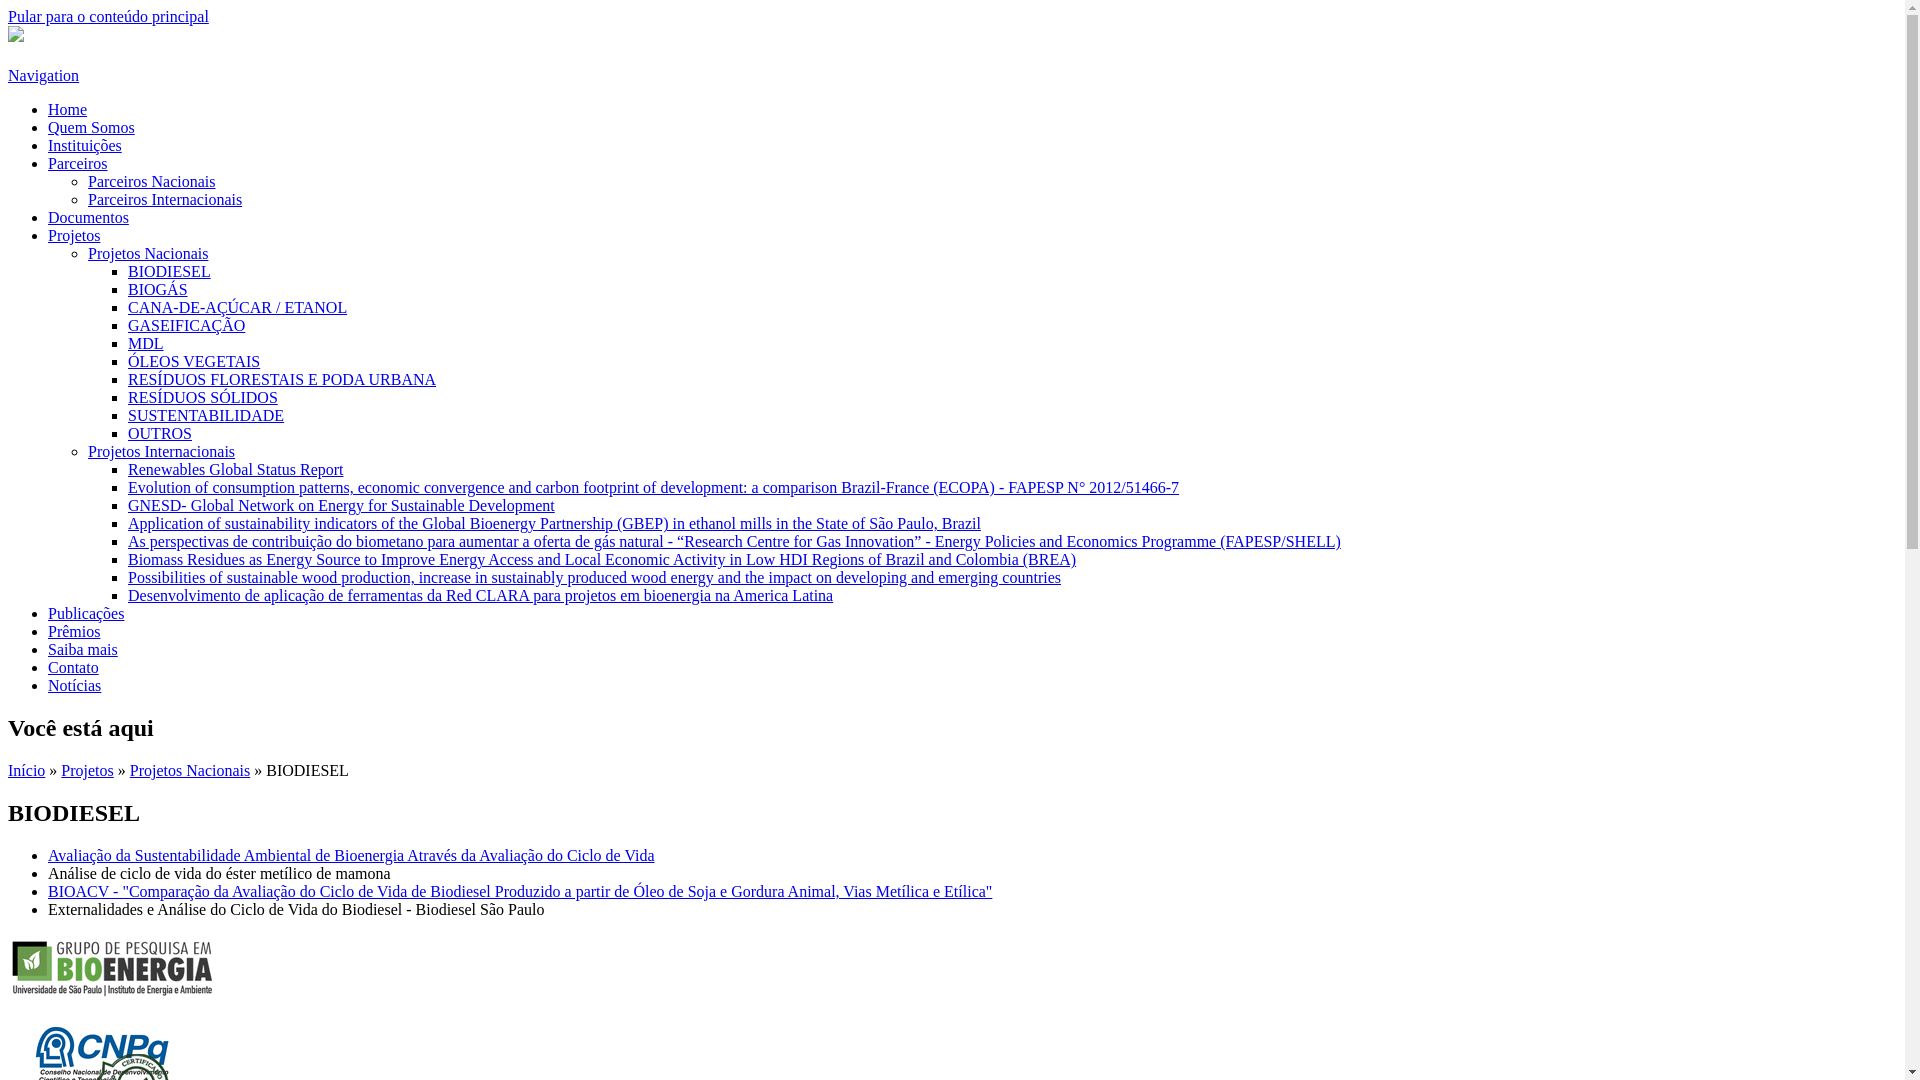 This screenshot has width=1920, height=1080. What do you see at coordinates (87, 217) in the screenshot?
I see `'Documentos'` at bounding box center [87, 217].